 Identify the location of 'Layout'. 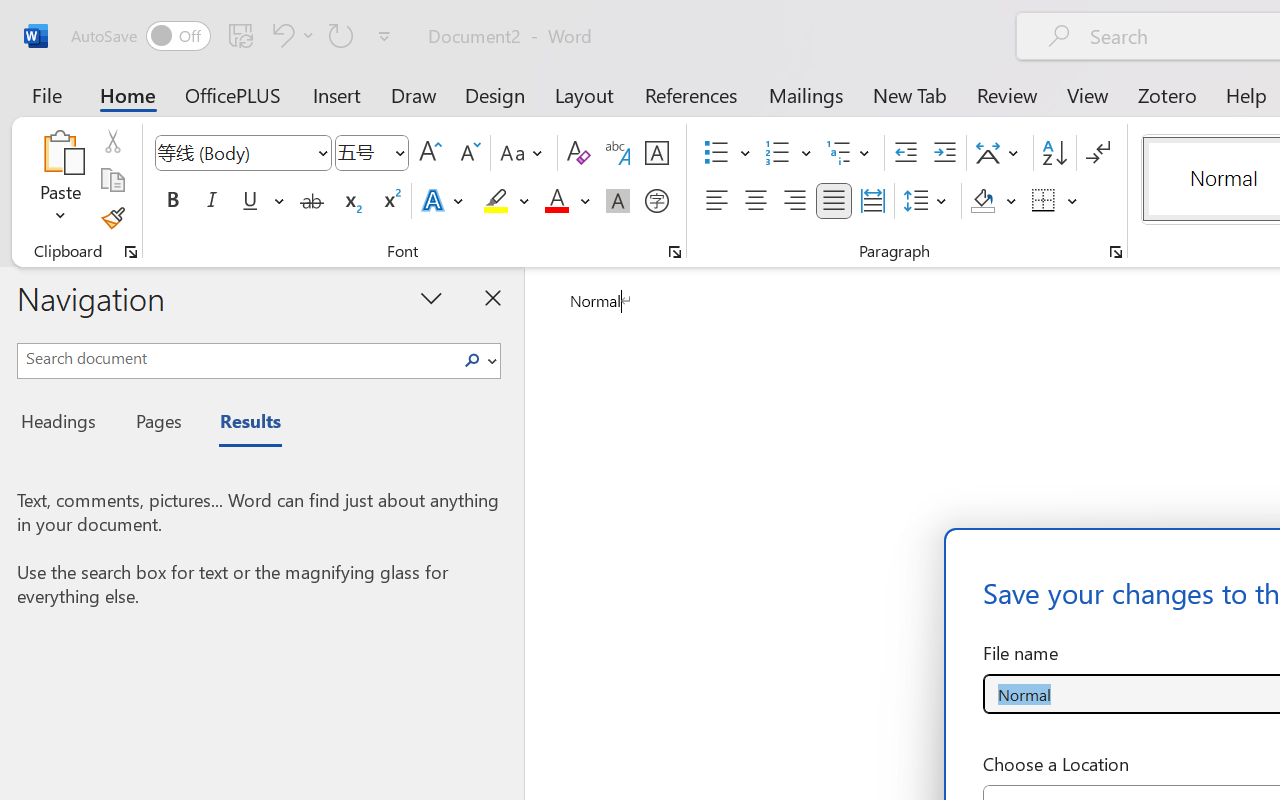
(583, 94).